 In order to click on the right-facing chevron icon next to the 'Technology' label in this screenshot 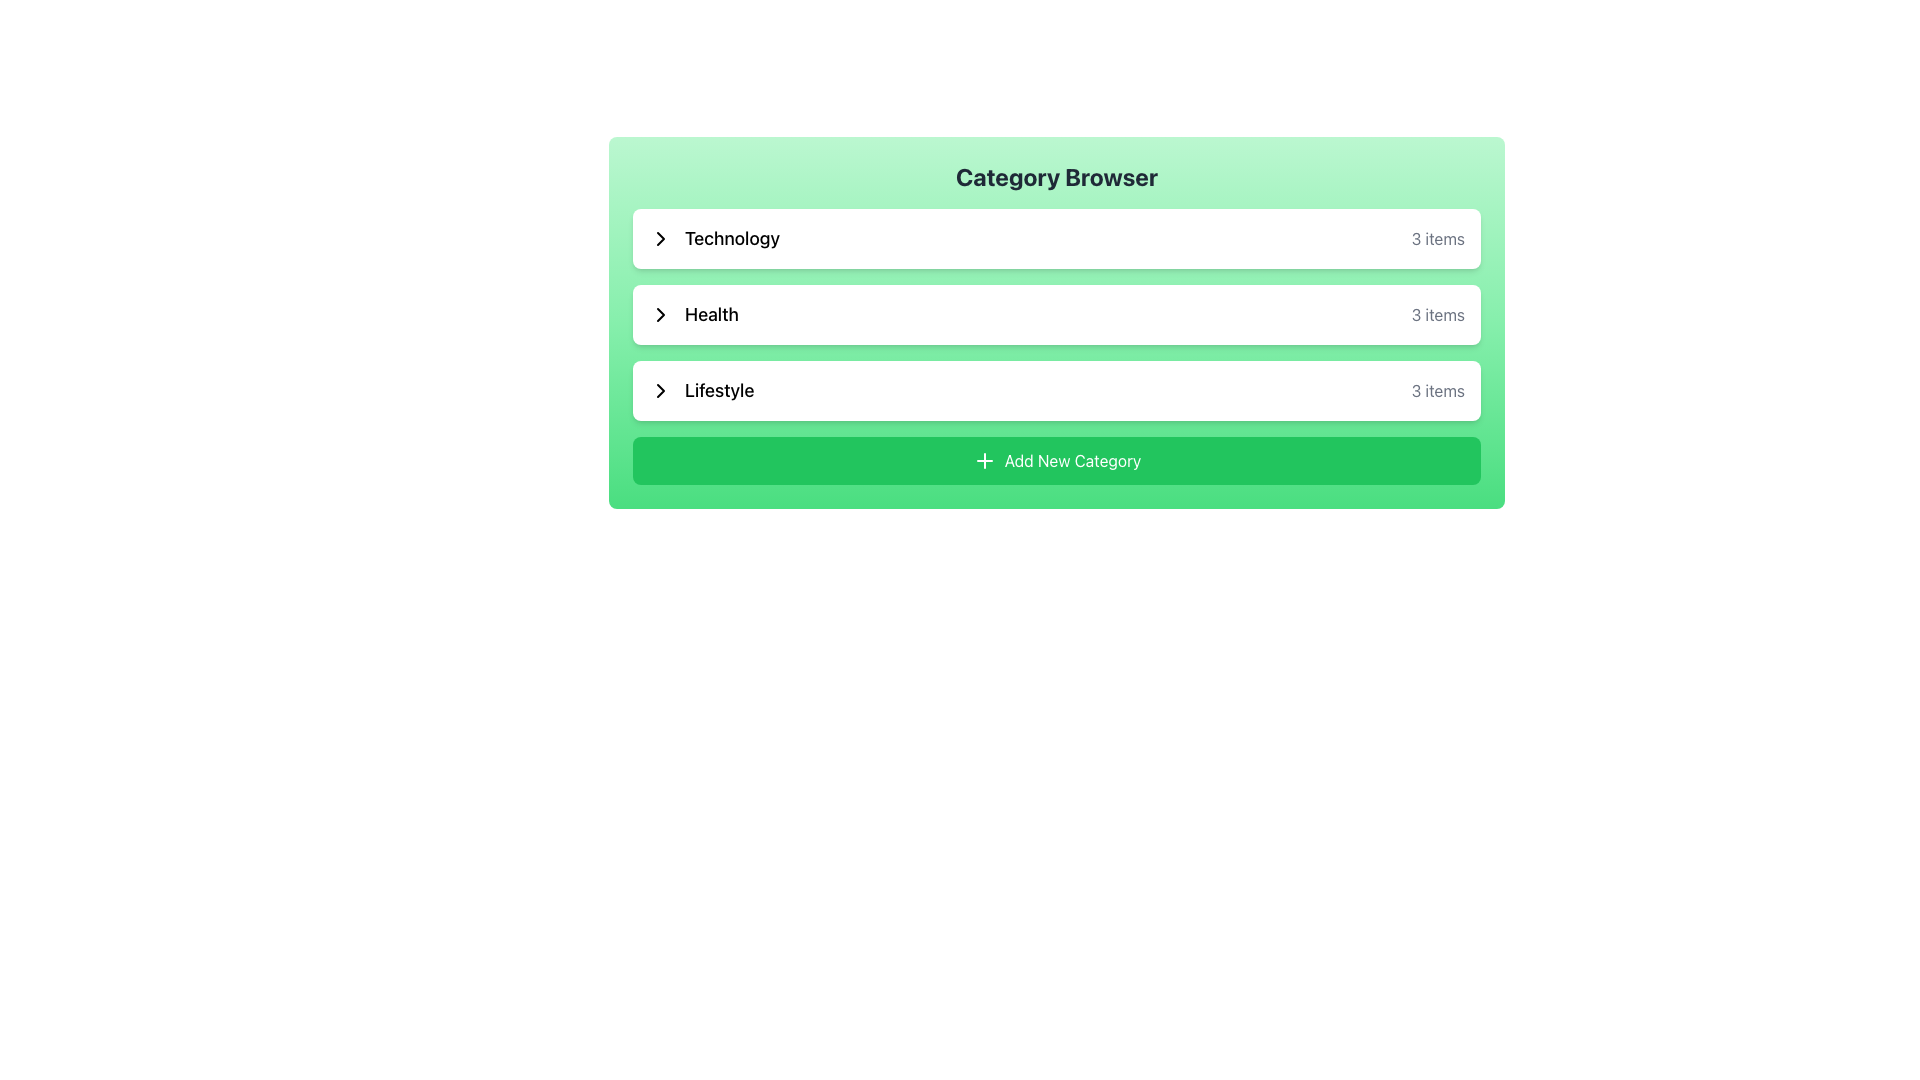, I will do `click(661, 238)`.